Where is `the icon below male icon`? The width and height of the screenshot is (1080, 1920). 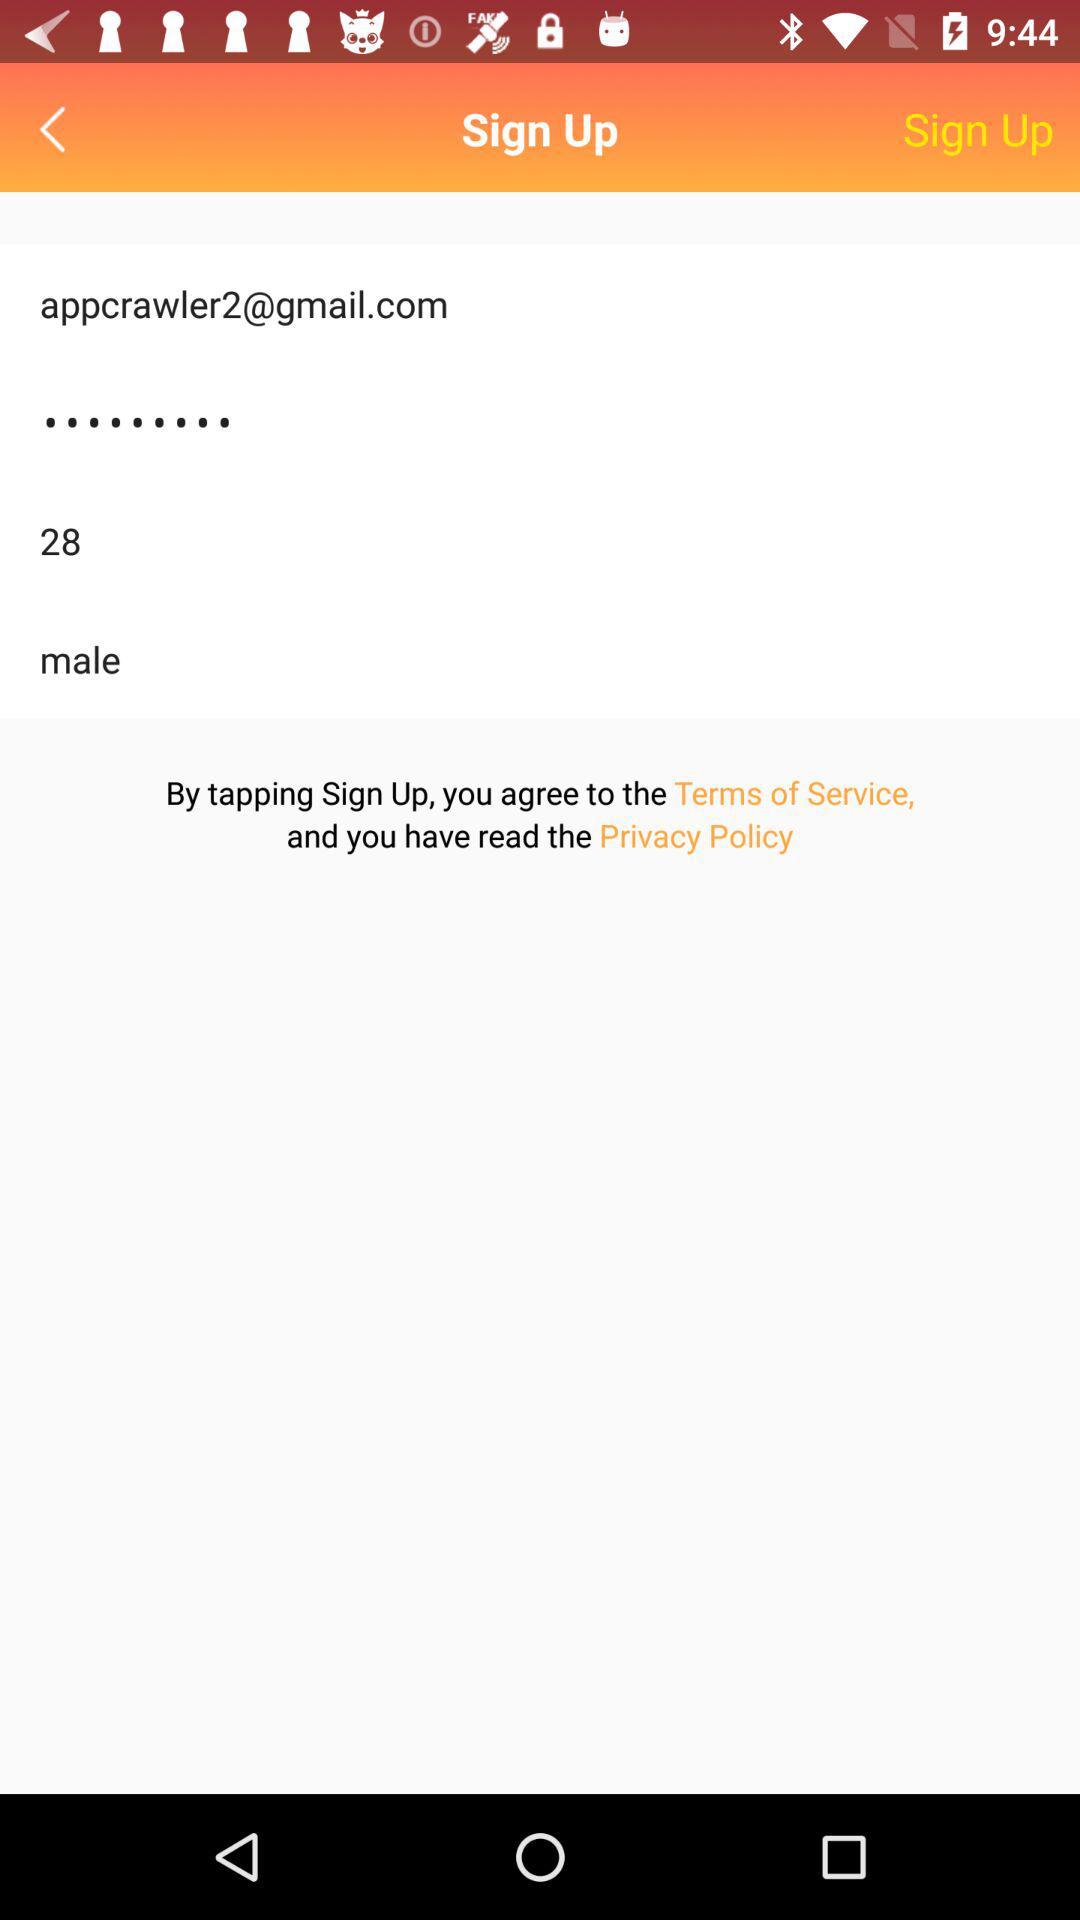
the icon below male icon is located at coordinates (793, 791).